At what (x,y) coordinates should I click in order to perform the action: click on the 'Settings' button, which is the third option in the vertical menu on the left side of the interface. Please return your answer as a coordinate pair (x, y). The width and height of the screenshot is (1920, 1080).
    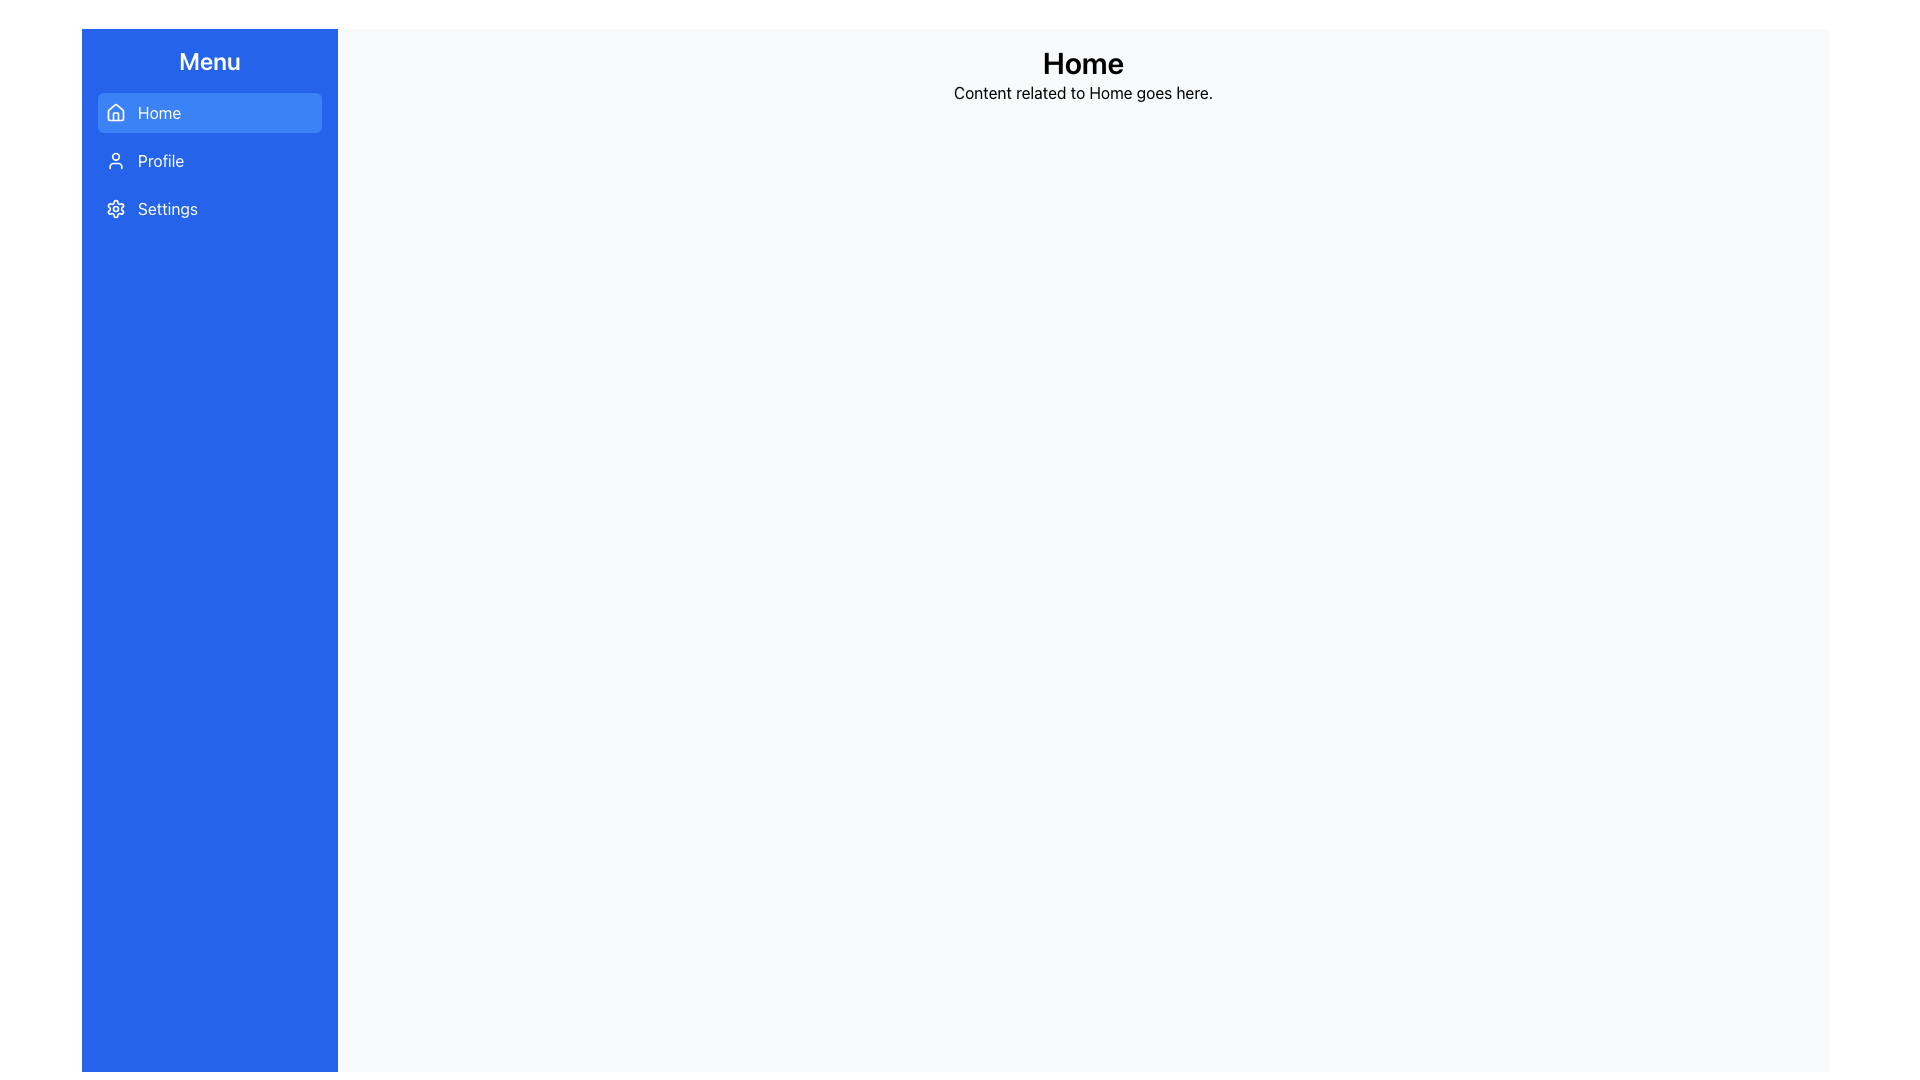
    Looking at the image, I should click on (210, 208).